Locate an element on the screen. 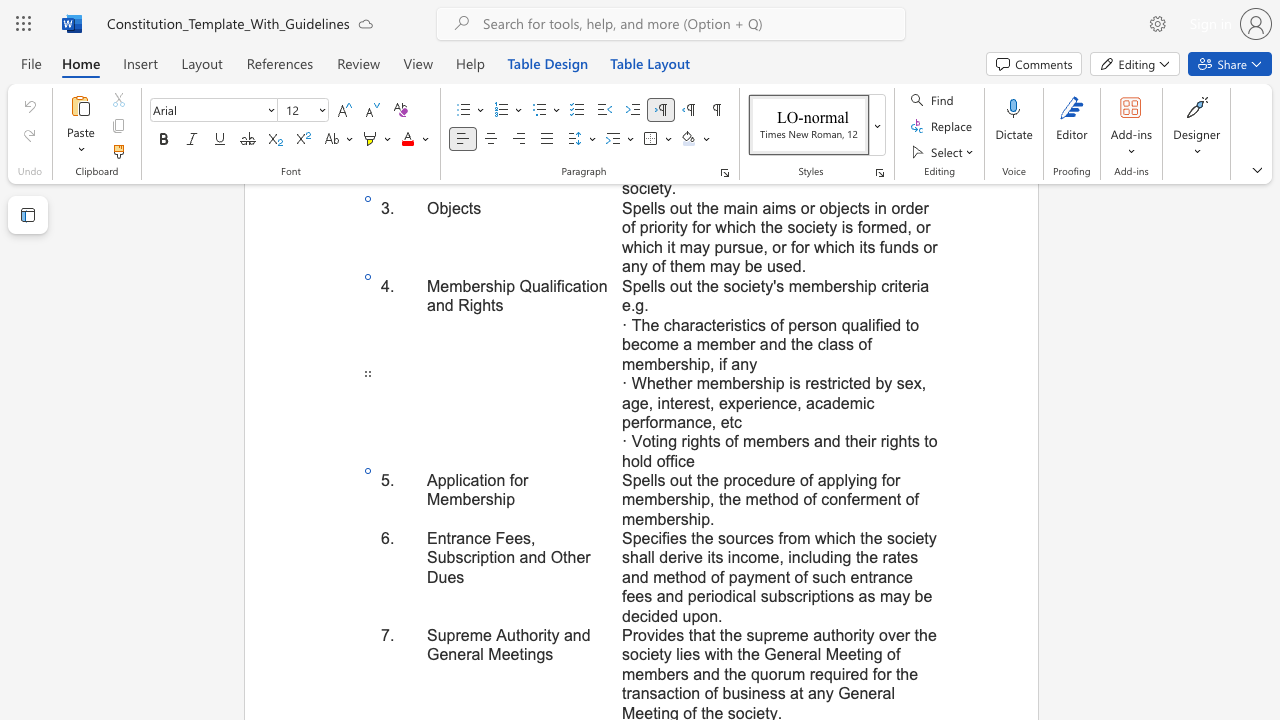  the 1th character "t" in the text is located at coordinates (481, 480).